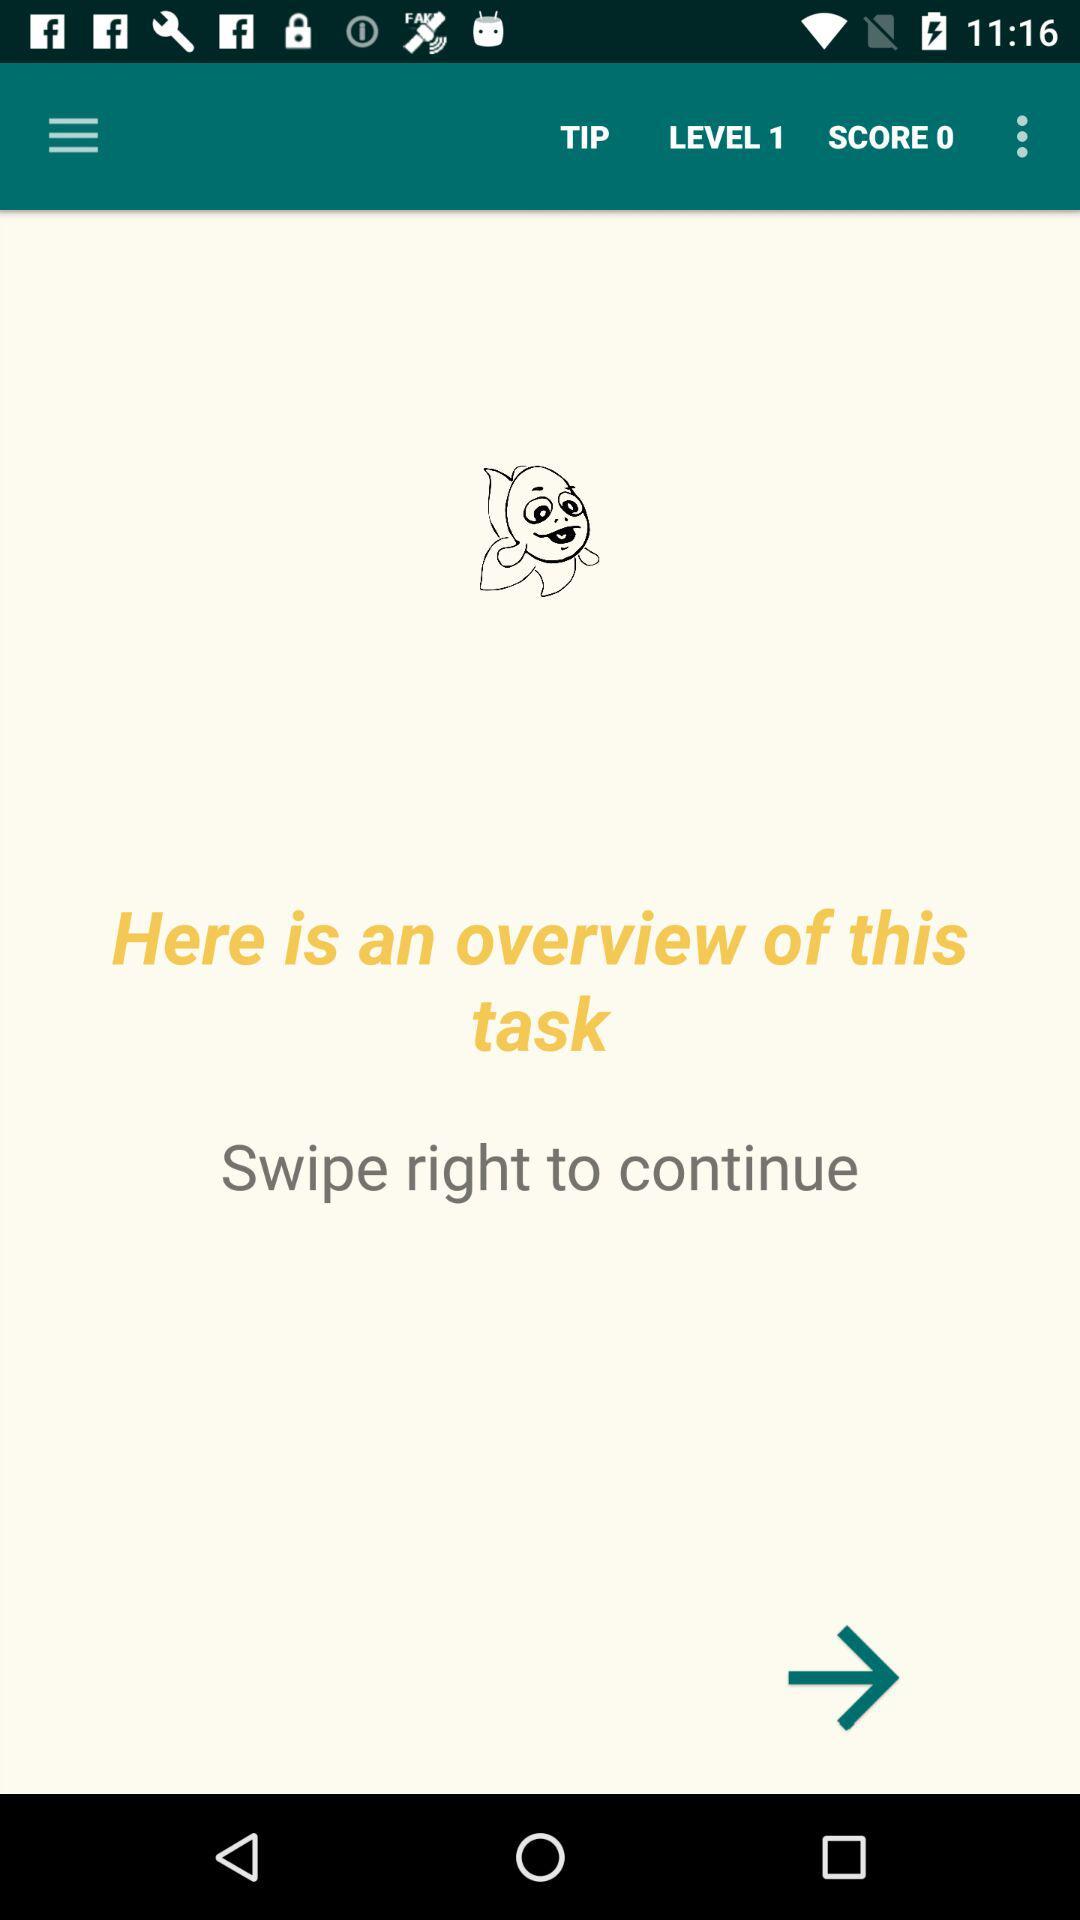  Describe the element at coordinates (585, 135) in the screenshot. I see `the item next to the level 1 item` at that location.